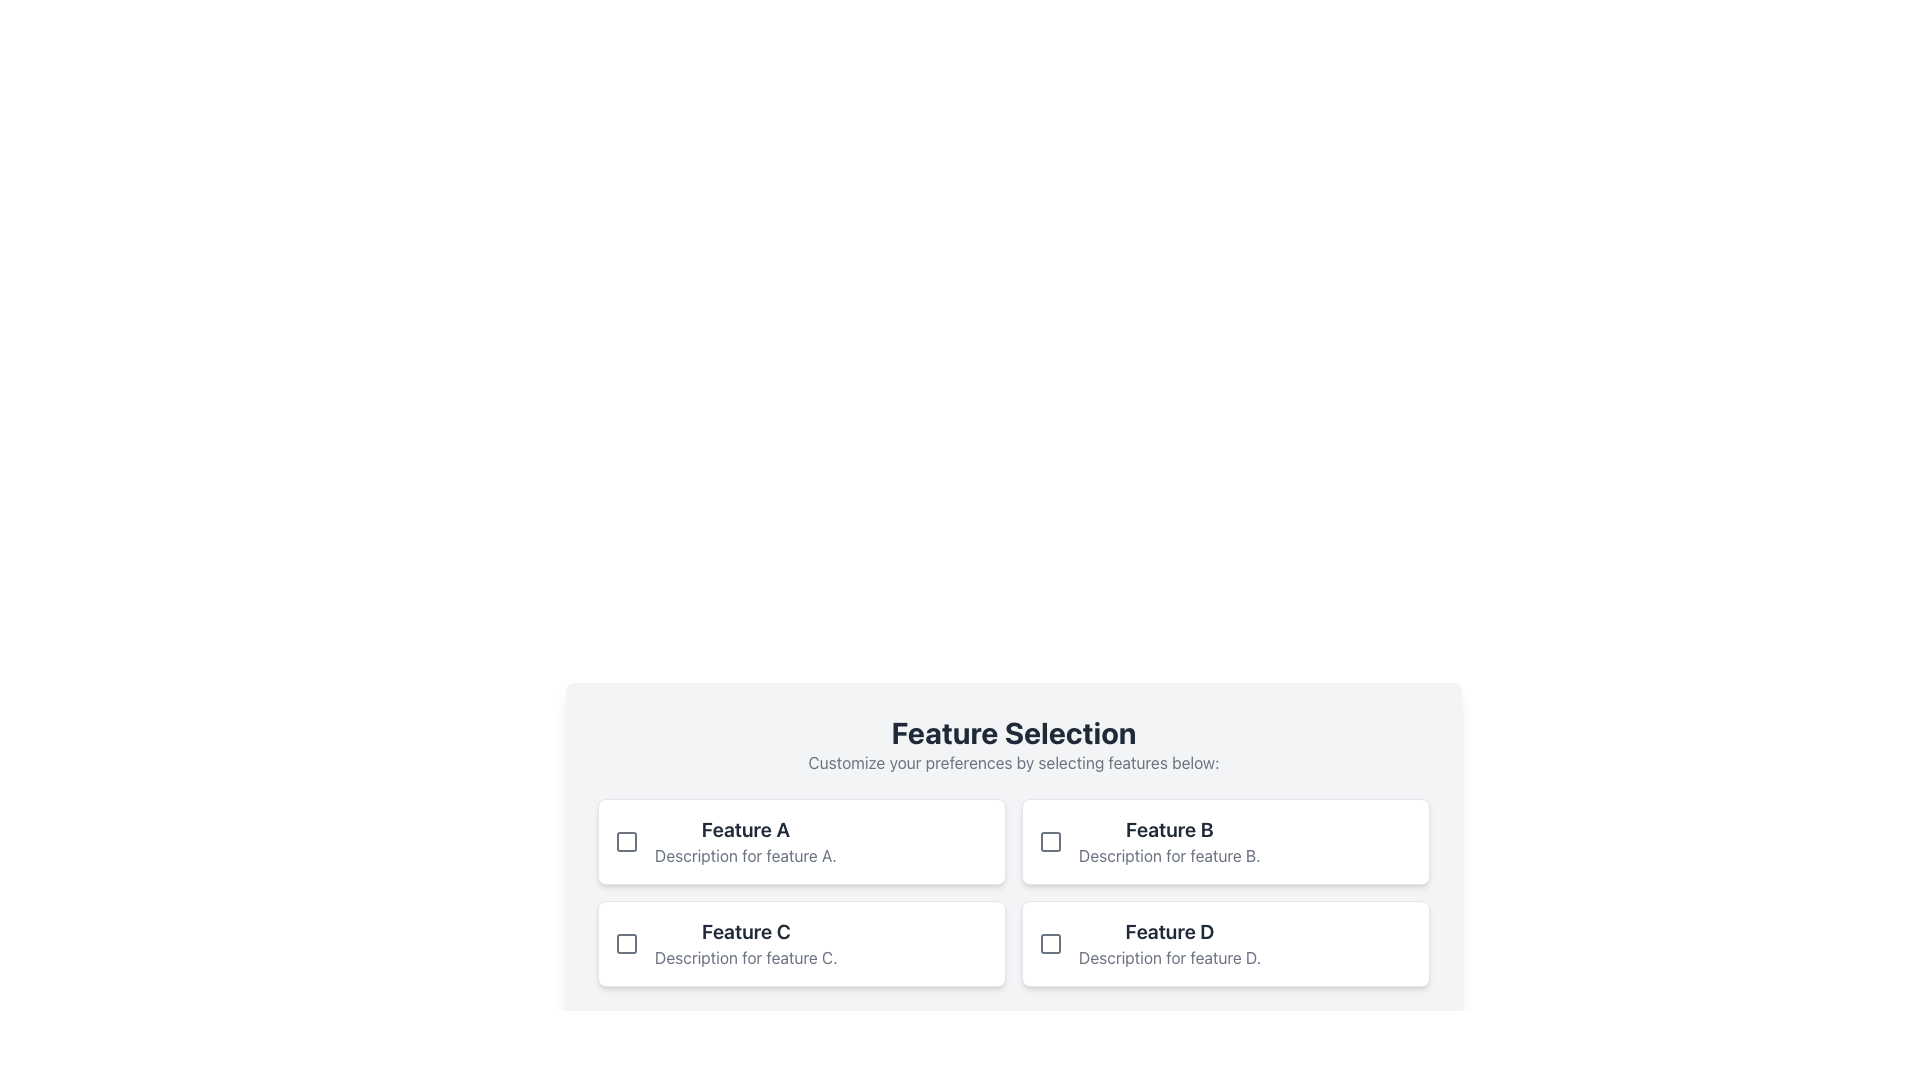  What do you see at coordinates (1224, 841) in the screenshot?
I see `feature title and description from the 'Feature B' checkbox element located in the top-right corner of the grid layout` at bounding box center [1224, 841].